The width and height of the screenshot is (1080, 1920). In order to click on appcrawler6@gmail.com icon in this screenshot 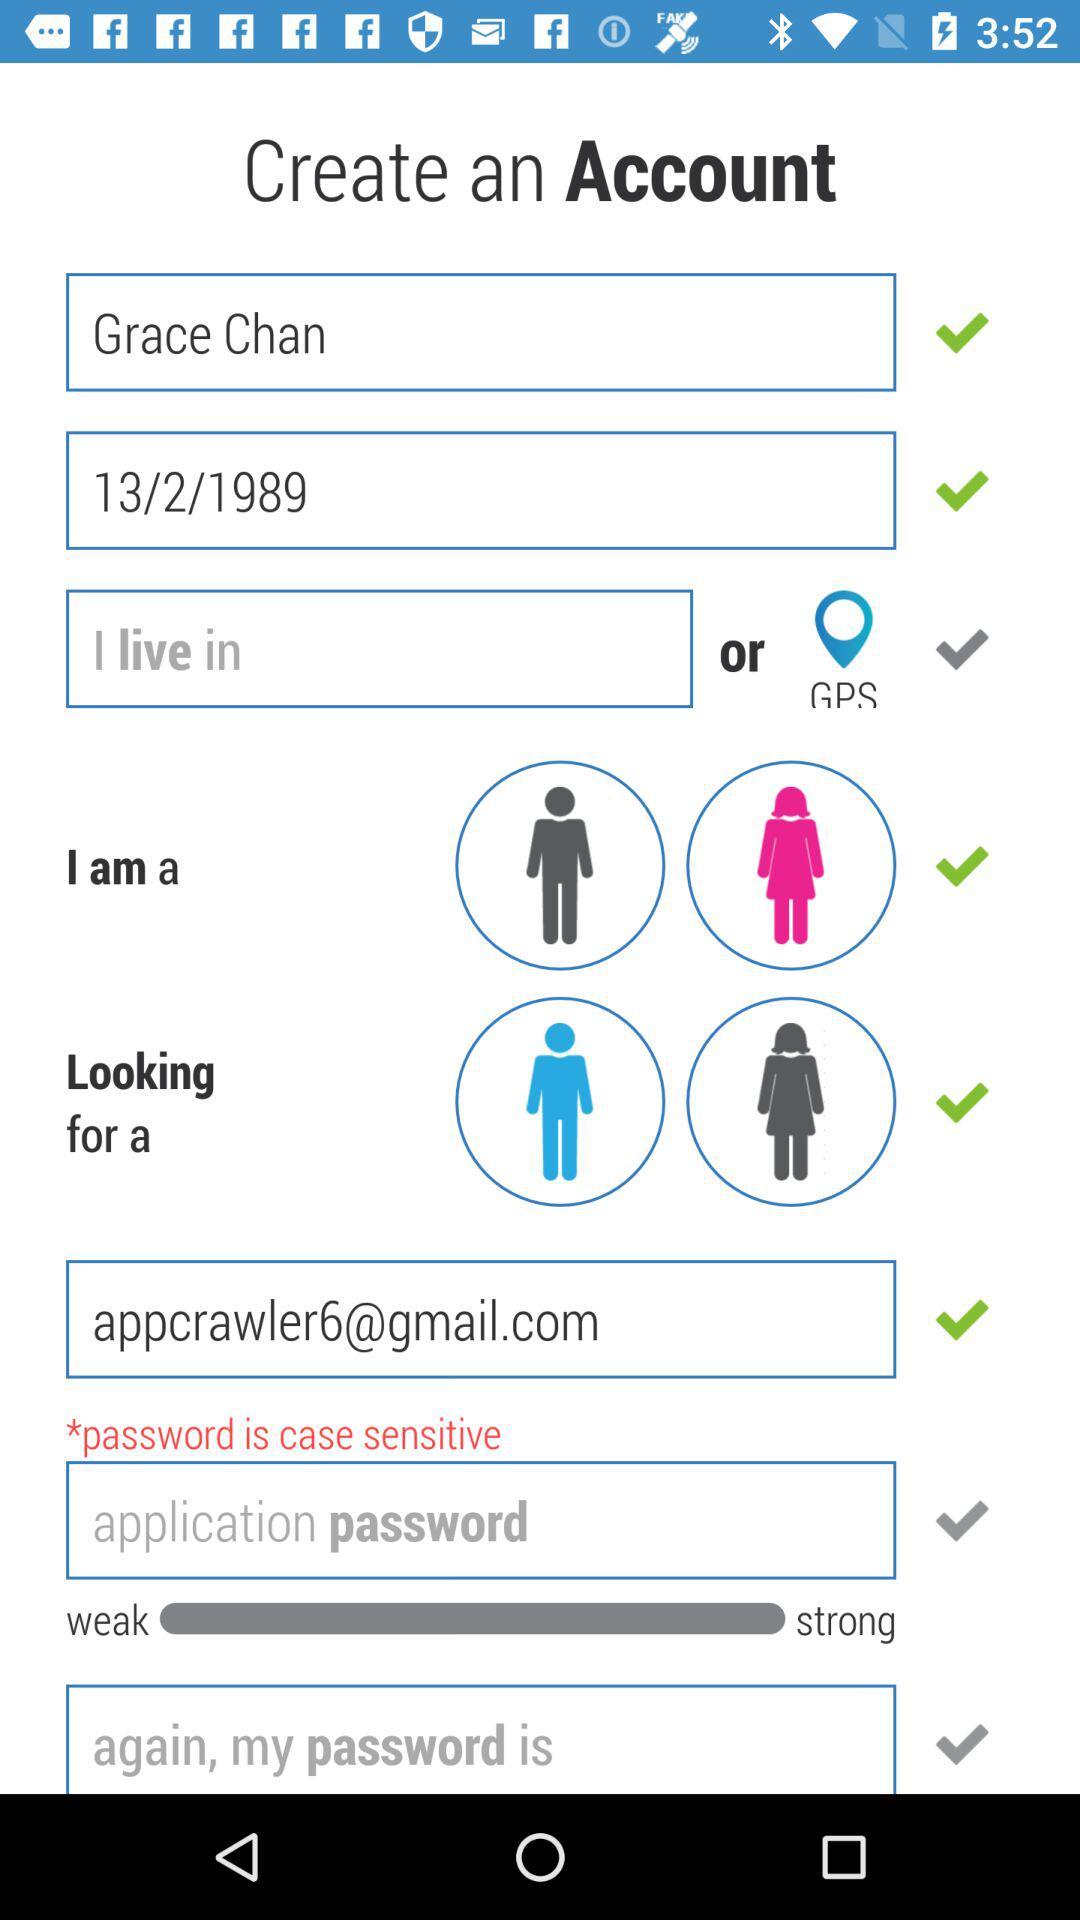, I will do `click(481, 1319)`.